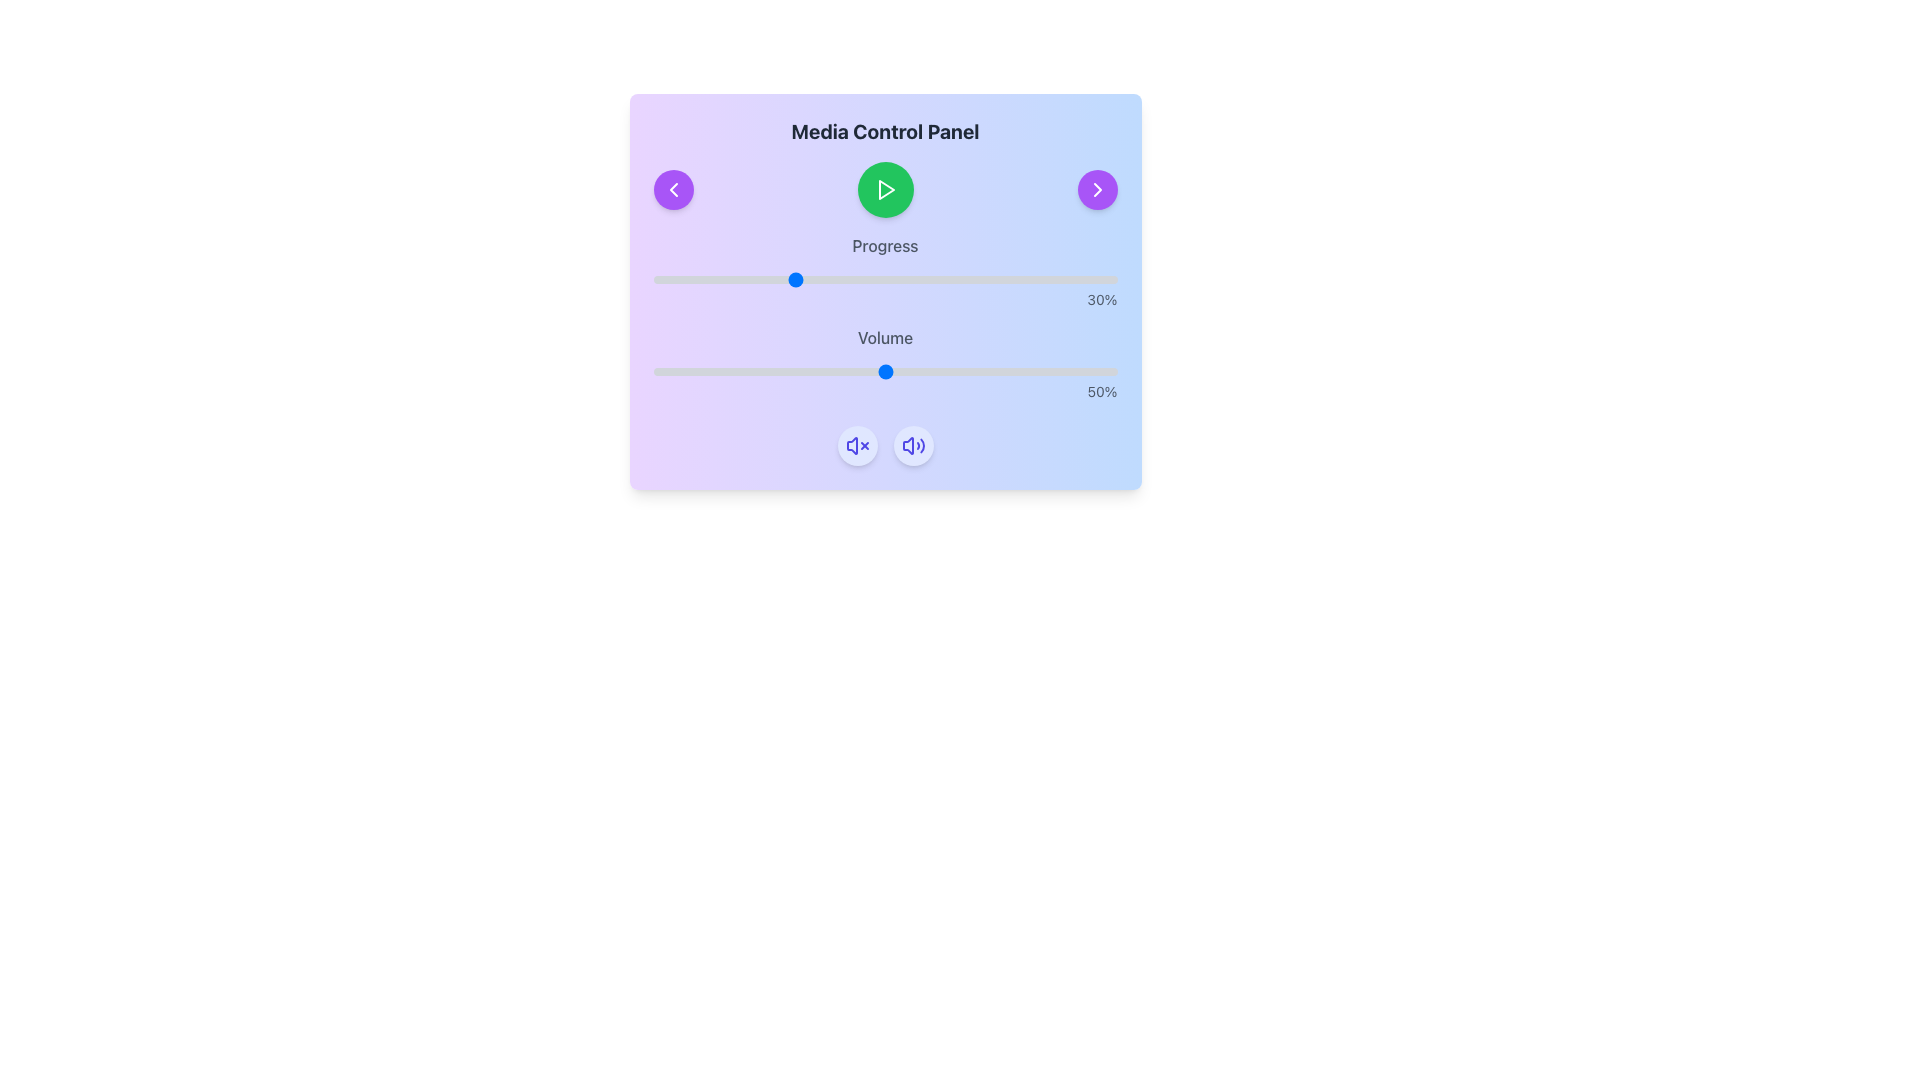  Describe the element at coordinates (1079, 280) in the screenshot. I see `progress` at that location.